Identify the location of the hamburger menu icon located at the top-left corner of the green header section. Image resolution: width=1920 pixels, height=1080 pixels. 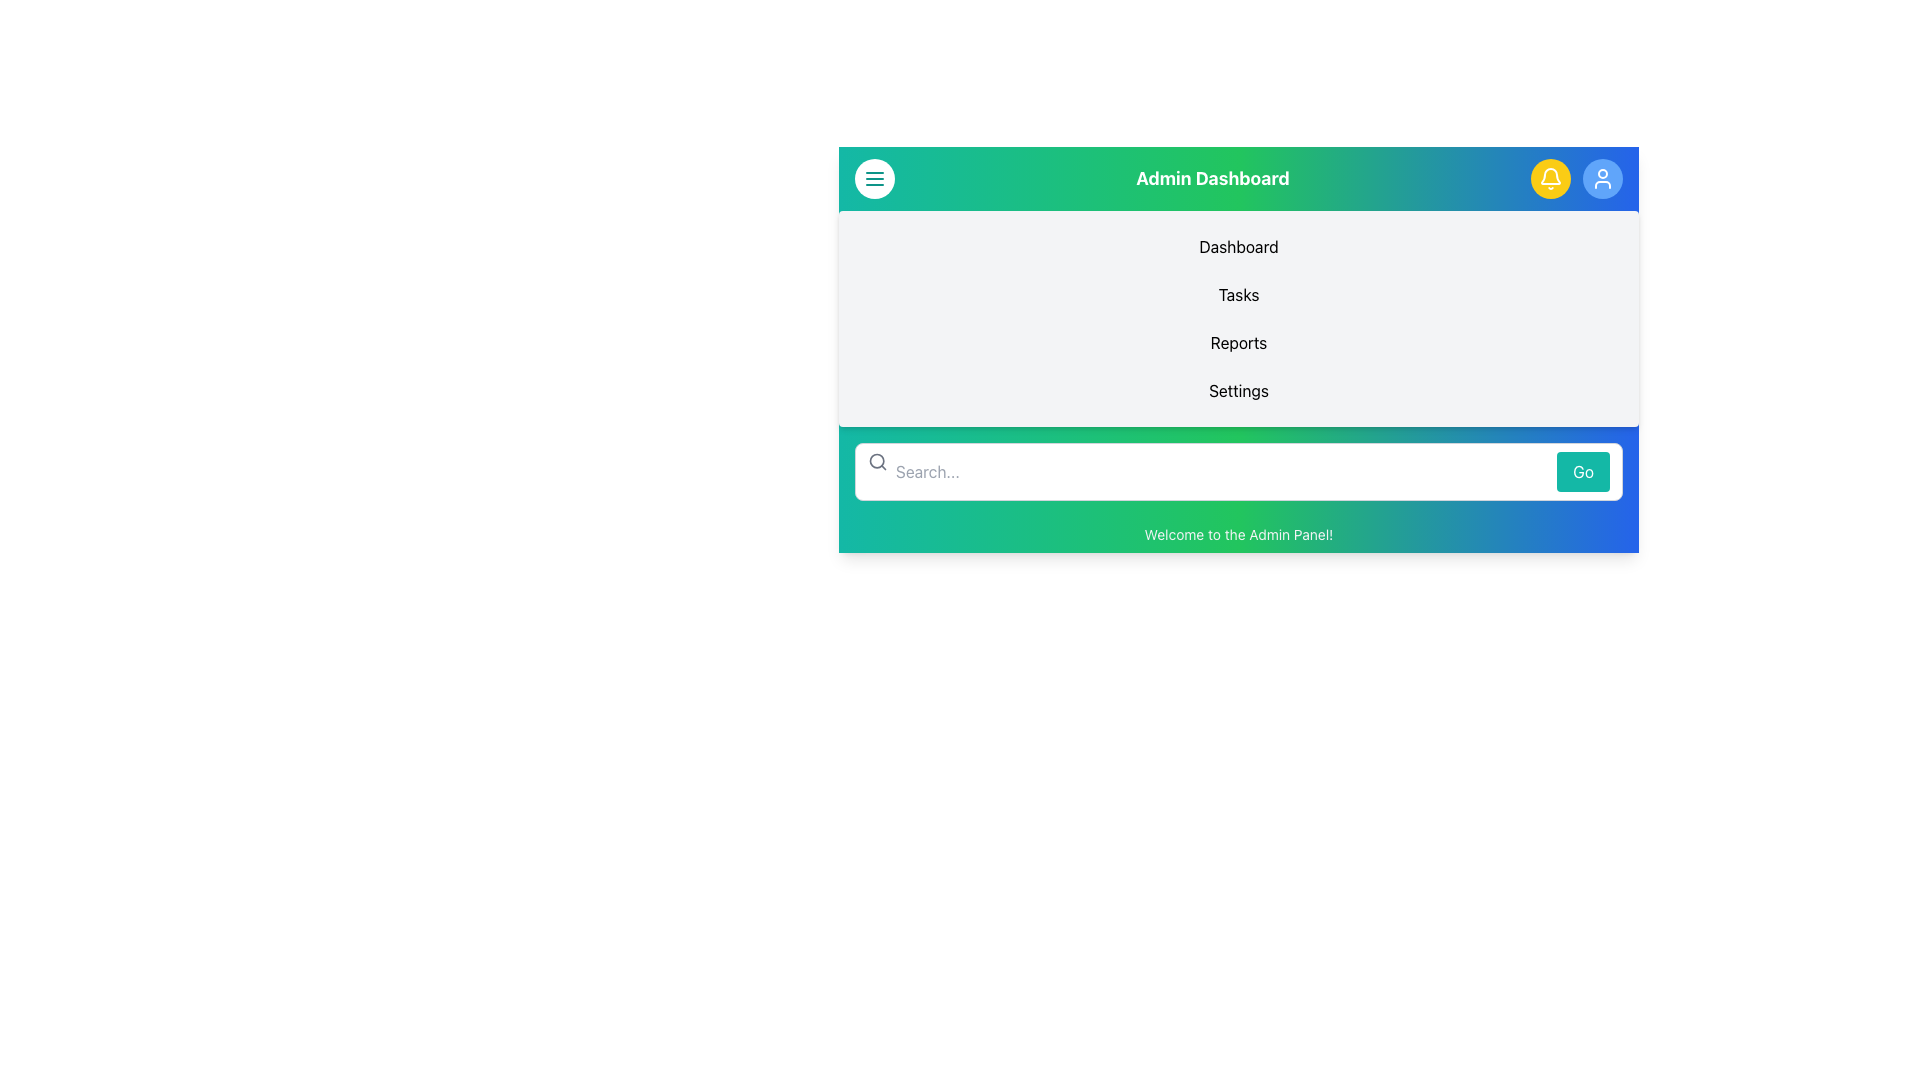
(874, 177).